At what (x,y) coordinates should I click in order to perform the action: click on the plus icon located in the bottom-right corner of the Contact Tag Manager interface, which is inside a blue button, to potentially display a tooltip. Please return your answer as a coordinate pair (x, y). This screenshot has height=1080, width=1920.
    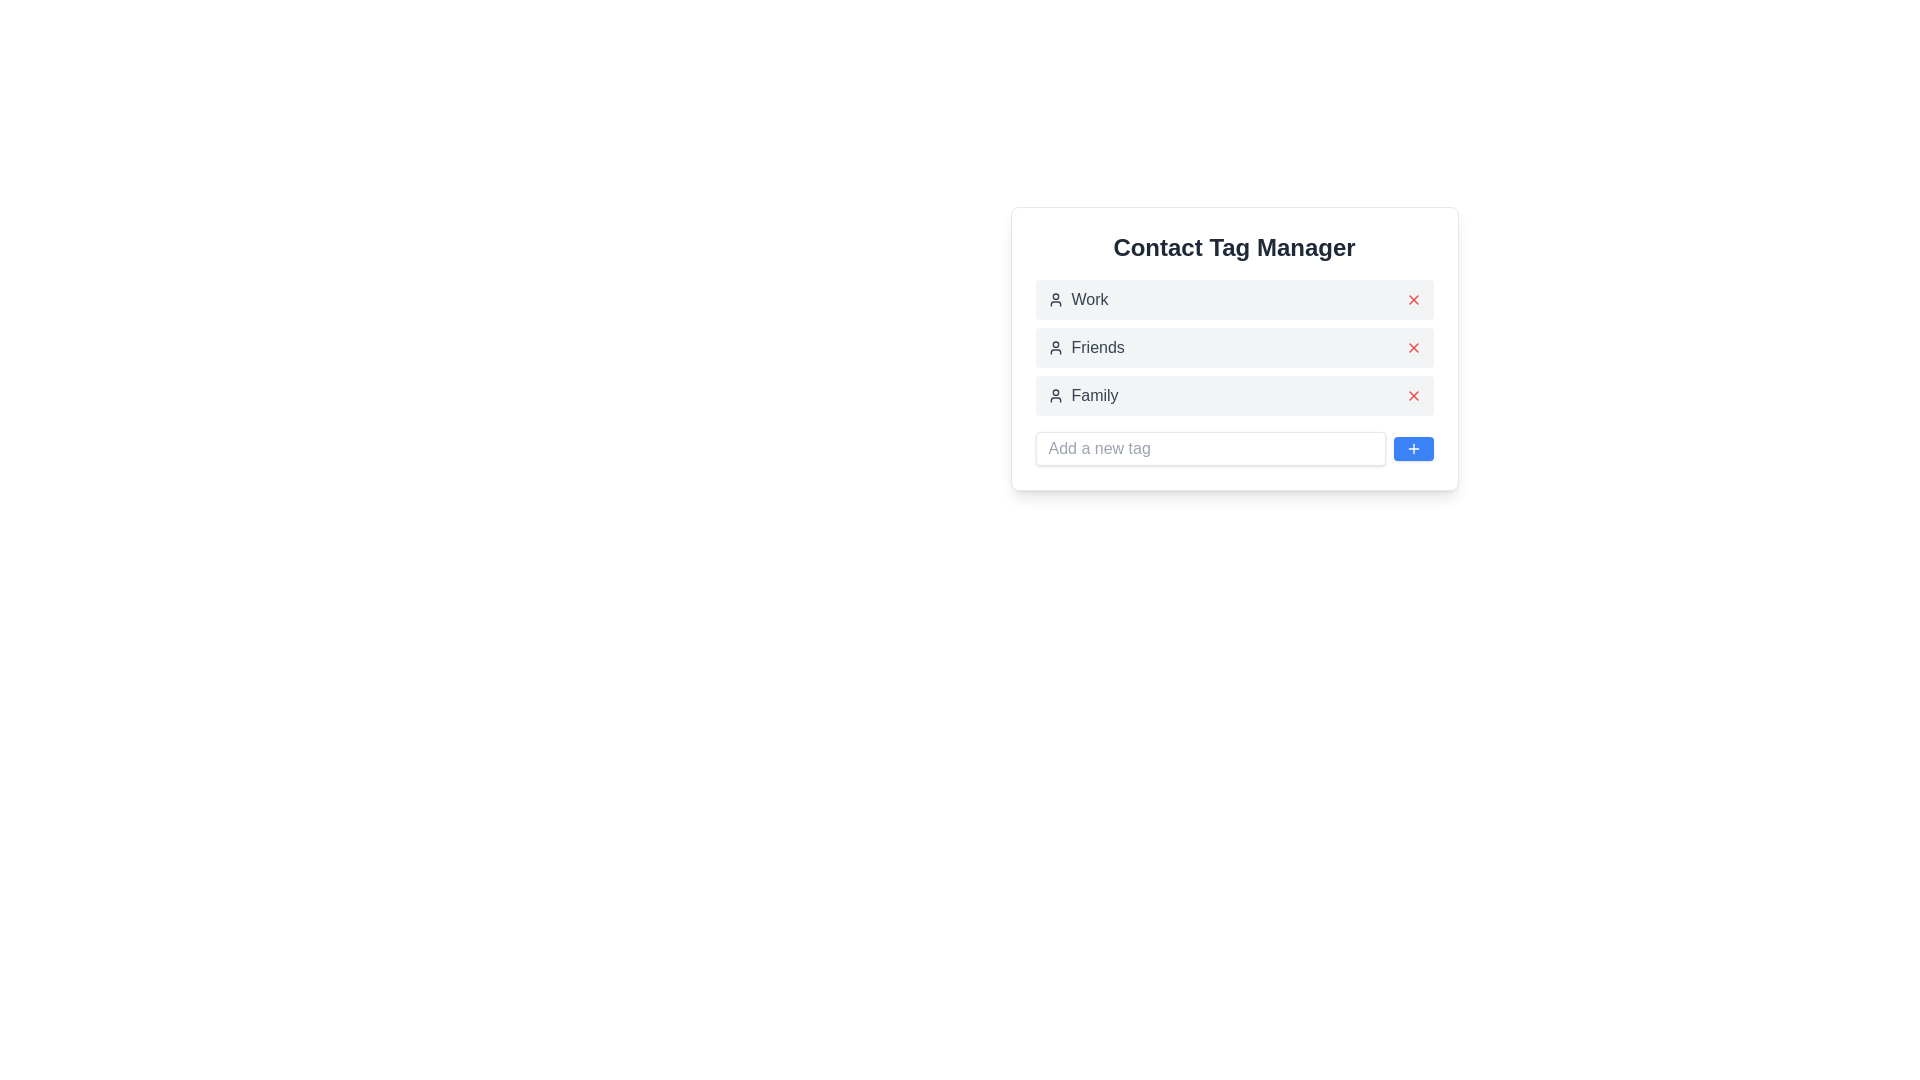
    Looking at the image, I should click on (1412, 447).